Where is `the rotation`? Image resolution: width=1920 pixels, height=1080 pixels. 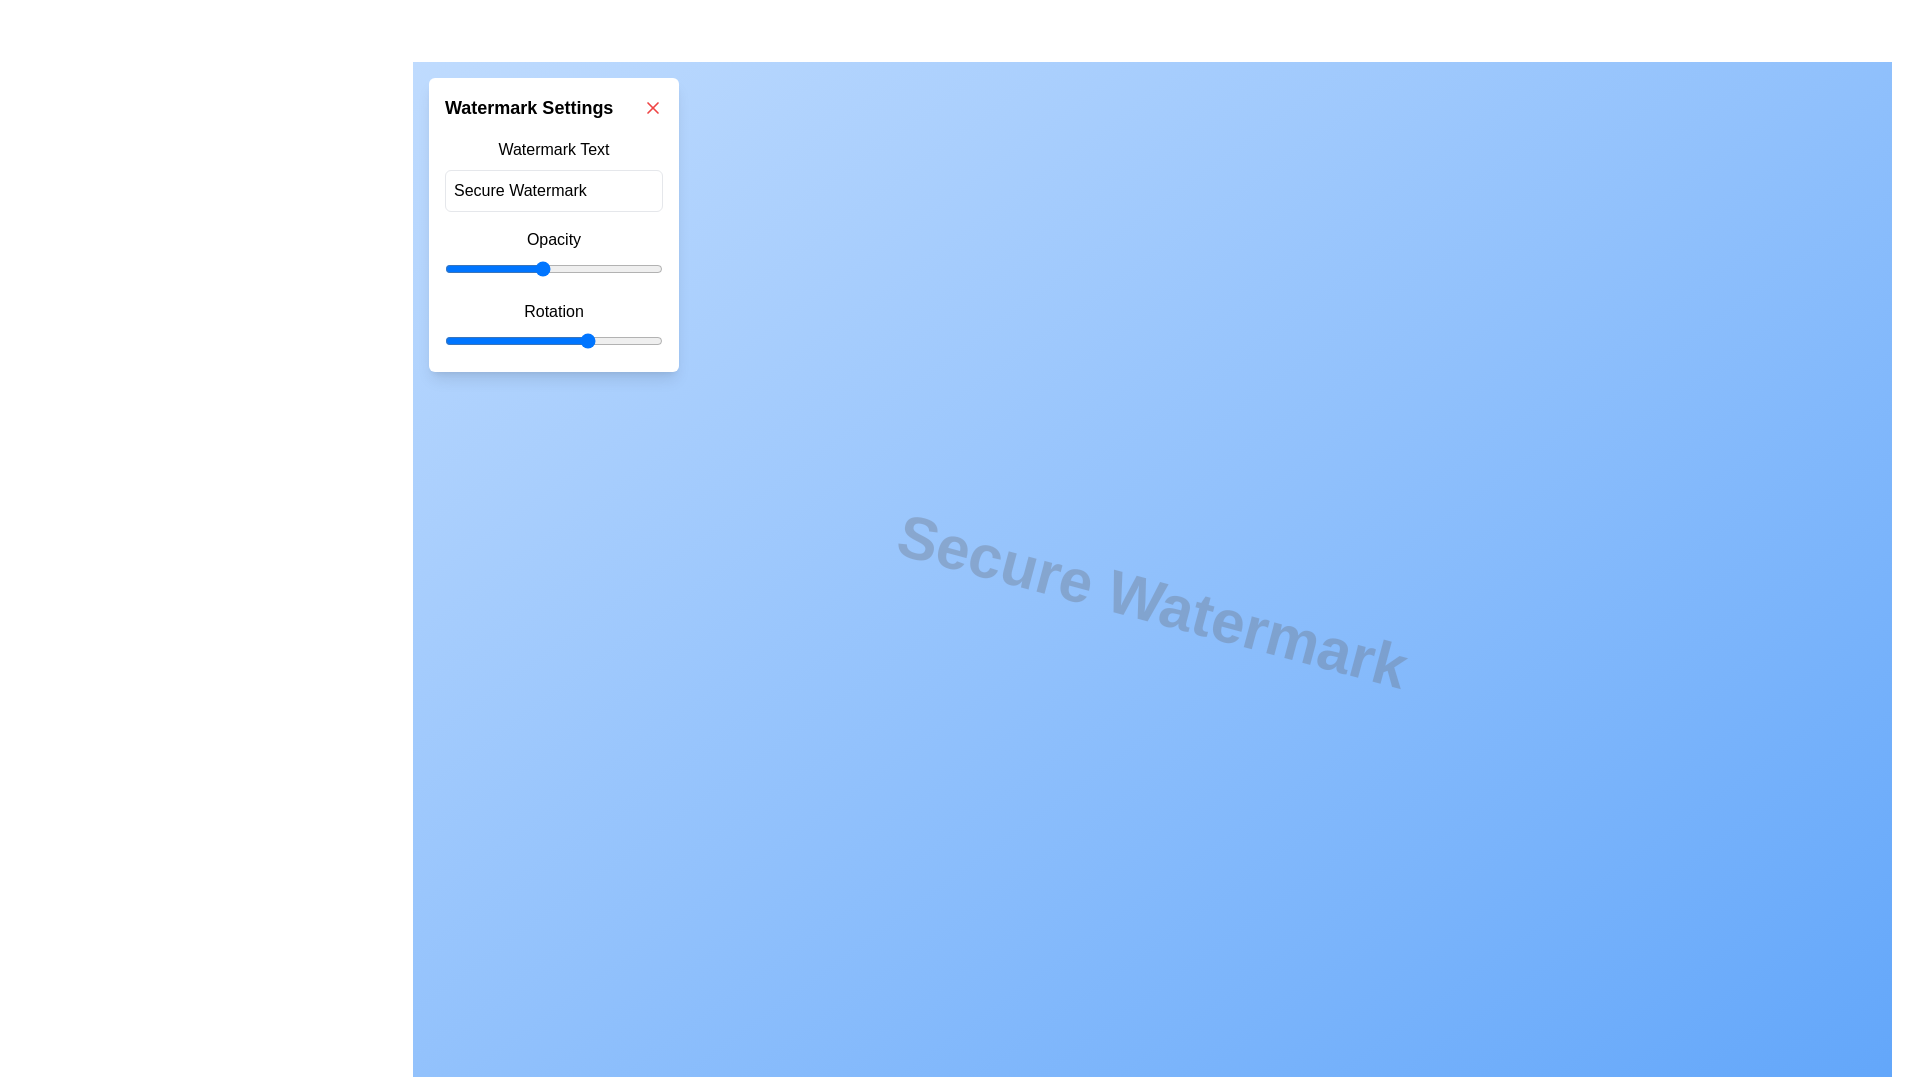
the rotation is located at coordinates (477, 339).